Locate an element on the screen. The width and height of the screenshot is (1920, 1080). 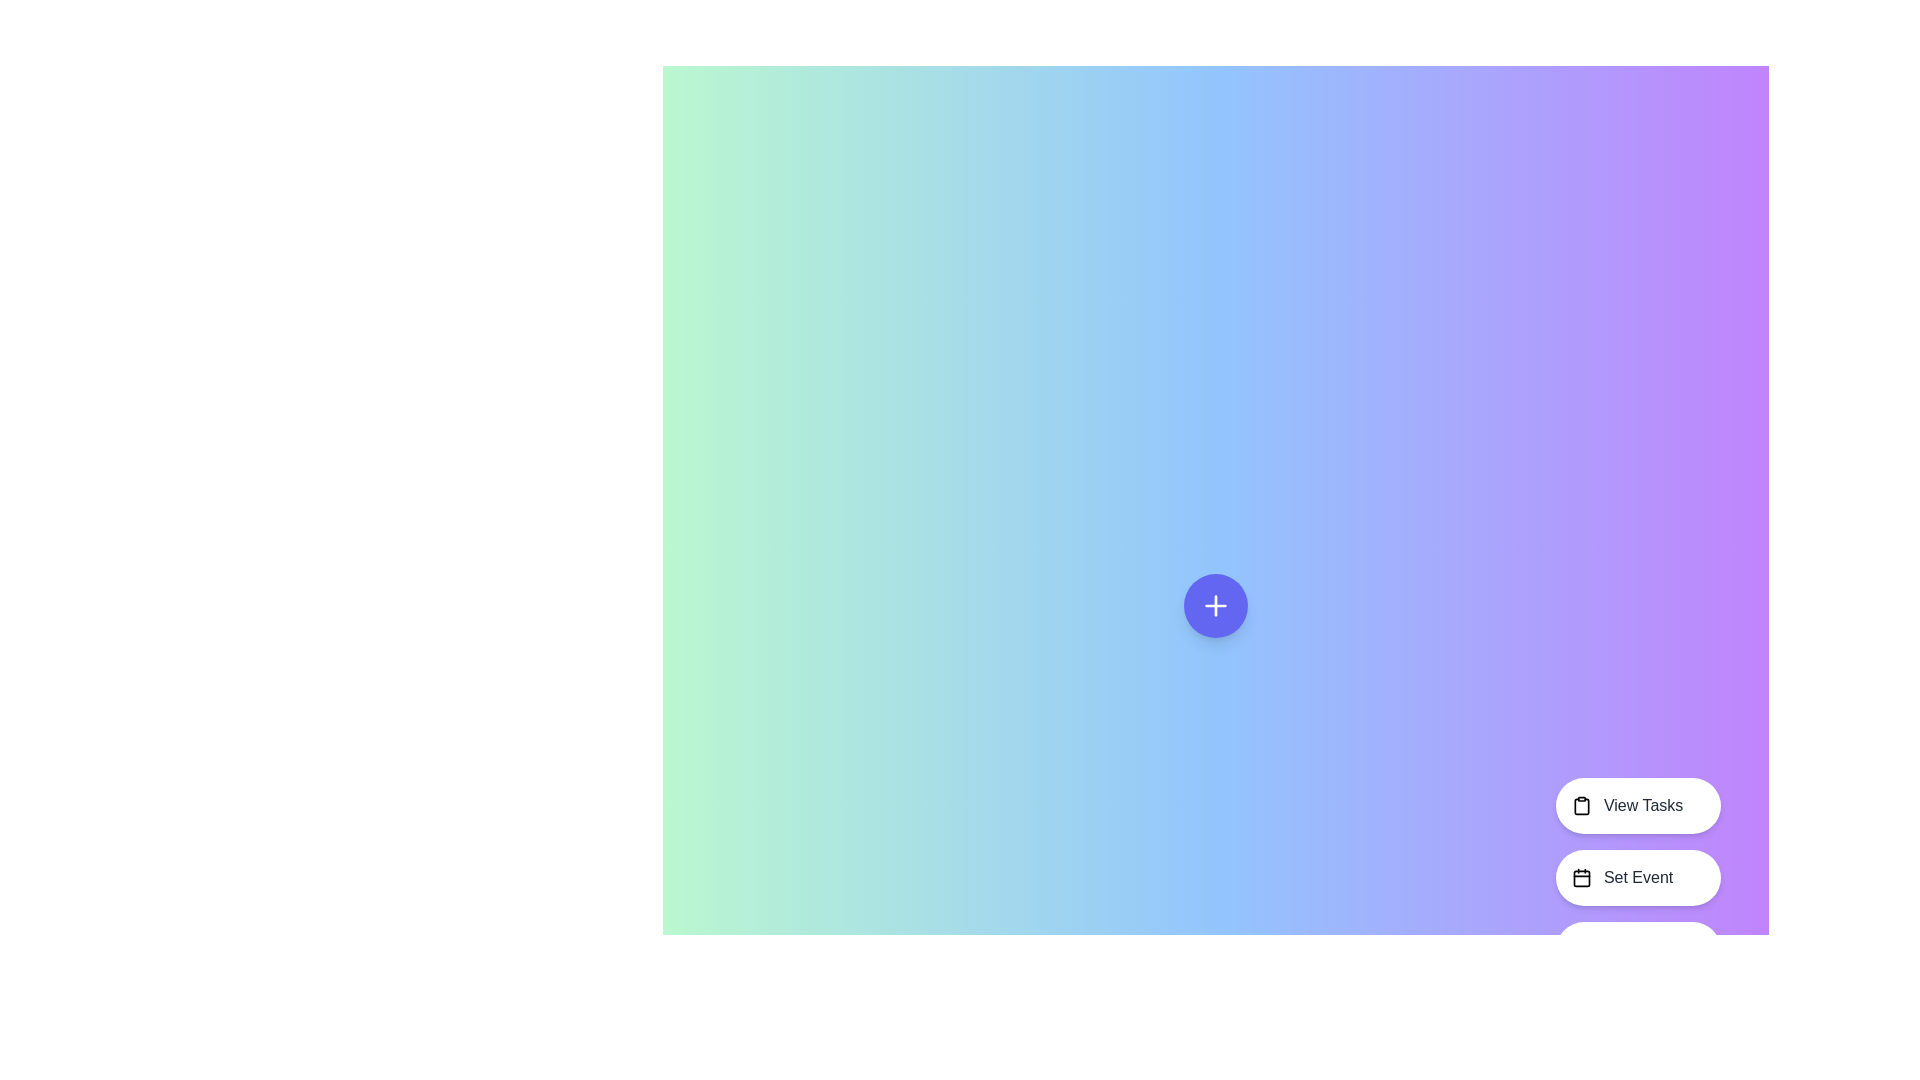
calendar icon element located within the 'Set Event' button in the options panel for additional information is located at coordinates (1580, 877).